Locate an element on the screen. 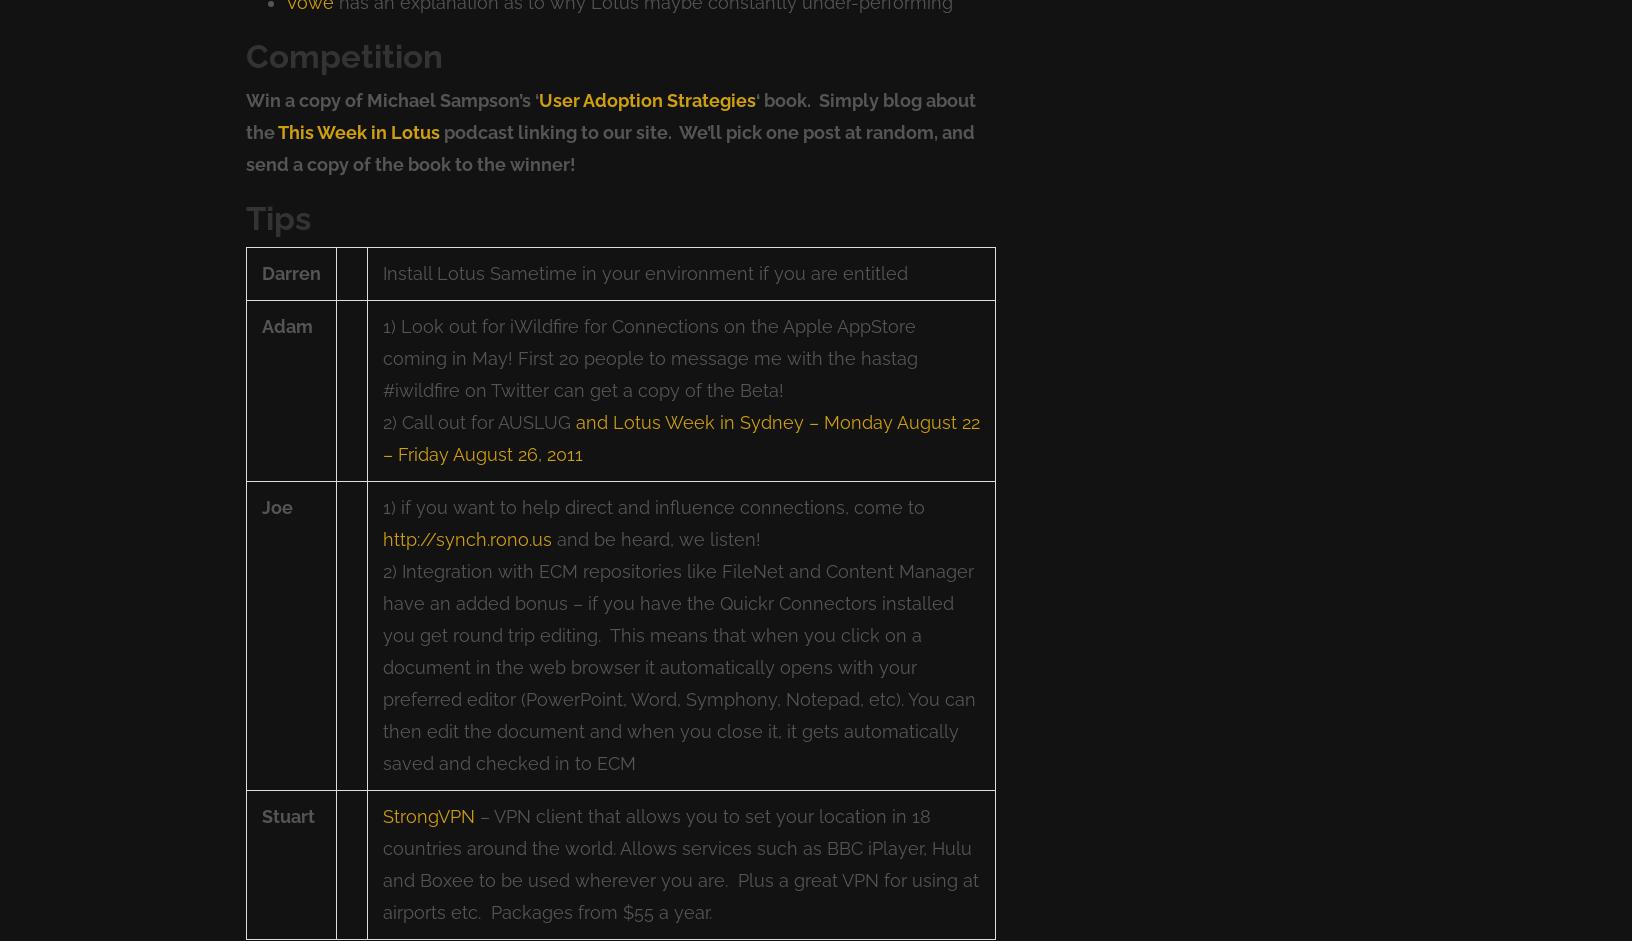 This screenshot has height=941, width=1632. '2) Integration with ECM repositories like FileNet and Content Manager have an added bonus – if you have the Quickr Connectors installed you get round trip editing.  This means that when you click on a document in the web browser it automatically opens with your preferred editor (PowerPoint, Word, Symphony, Notepad, etc). You can then edit the document and when you close it, it gets automatically saved and checked in to ECM' is located at coordinates (678, 666).